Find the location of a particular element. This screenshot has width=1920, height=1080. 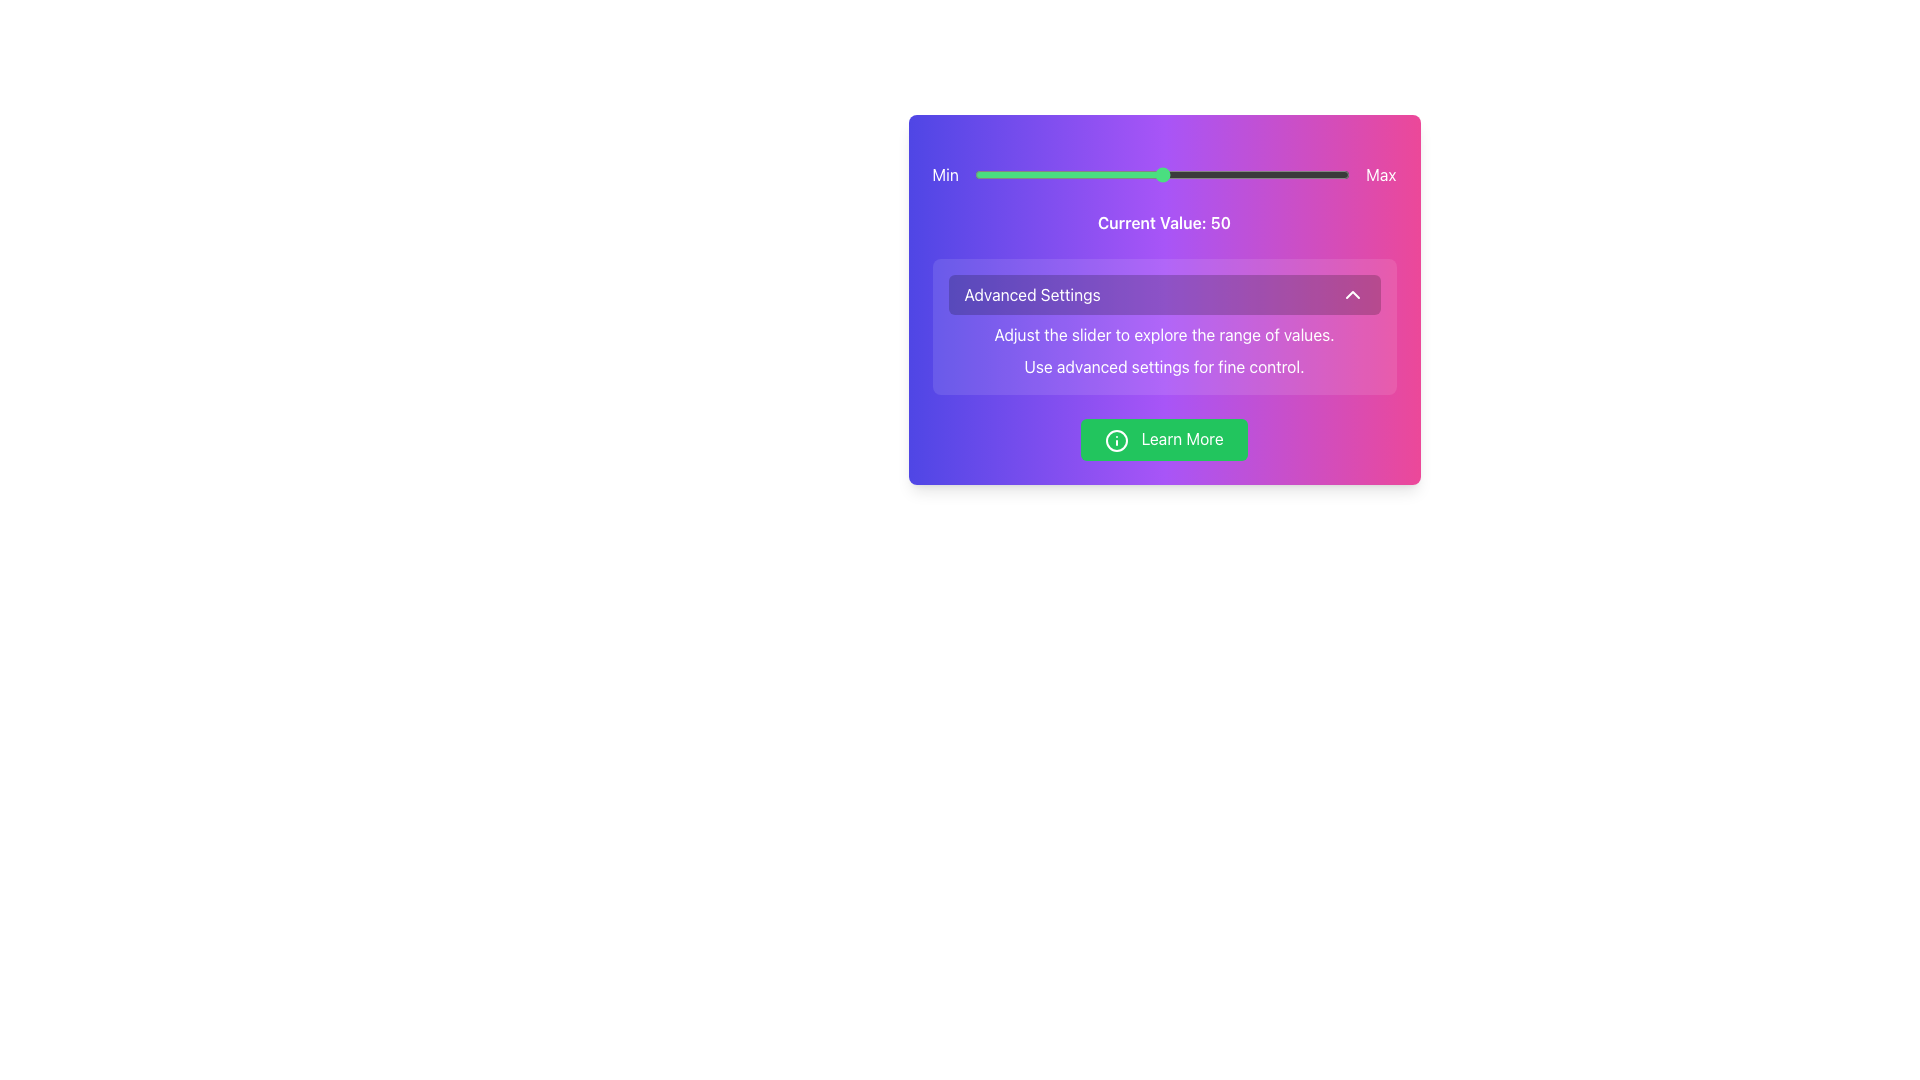

the 'Learn More' button, which is a rectangular button with a green background and white text, located under the 'Advanced Settings' section within a colorful gradient panel is located at coordinates (1164, 438).